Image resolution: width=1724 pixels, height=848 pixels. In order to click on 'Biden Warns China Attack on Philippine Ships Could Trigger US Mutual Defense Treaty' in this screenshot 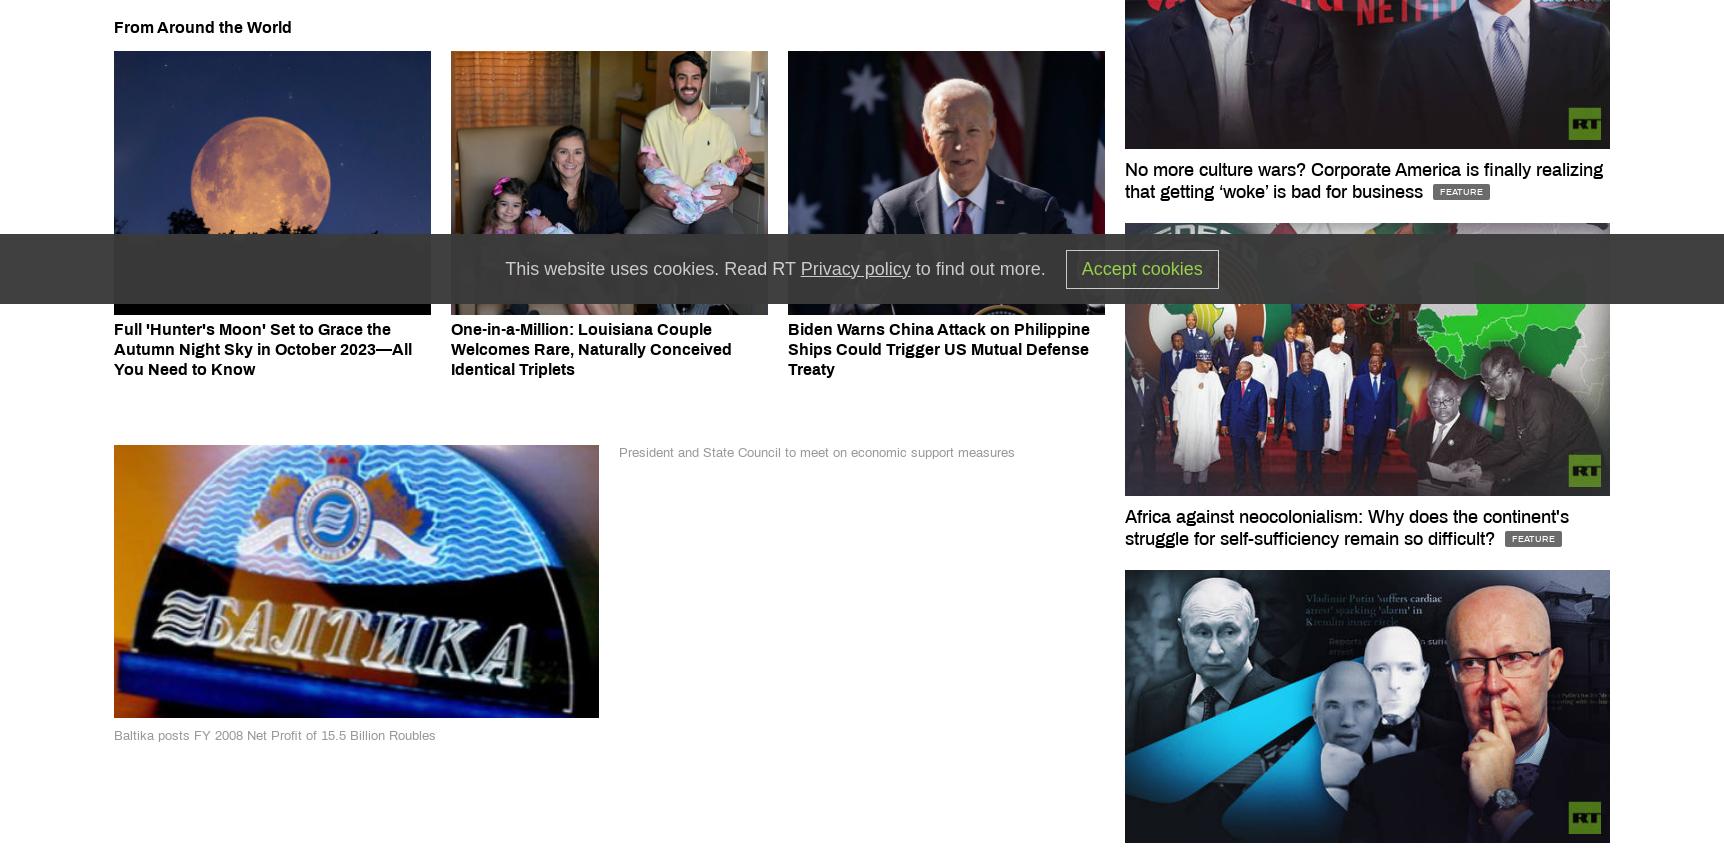, I will do `click(938, 348)`.